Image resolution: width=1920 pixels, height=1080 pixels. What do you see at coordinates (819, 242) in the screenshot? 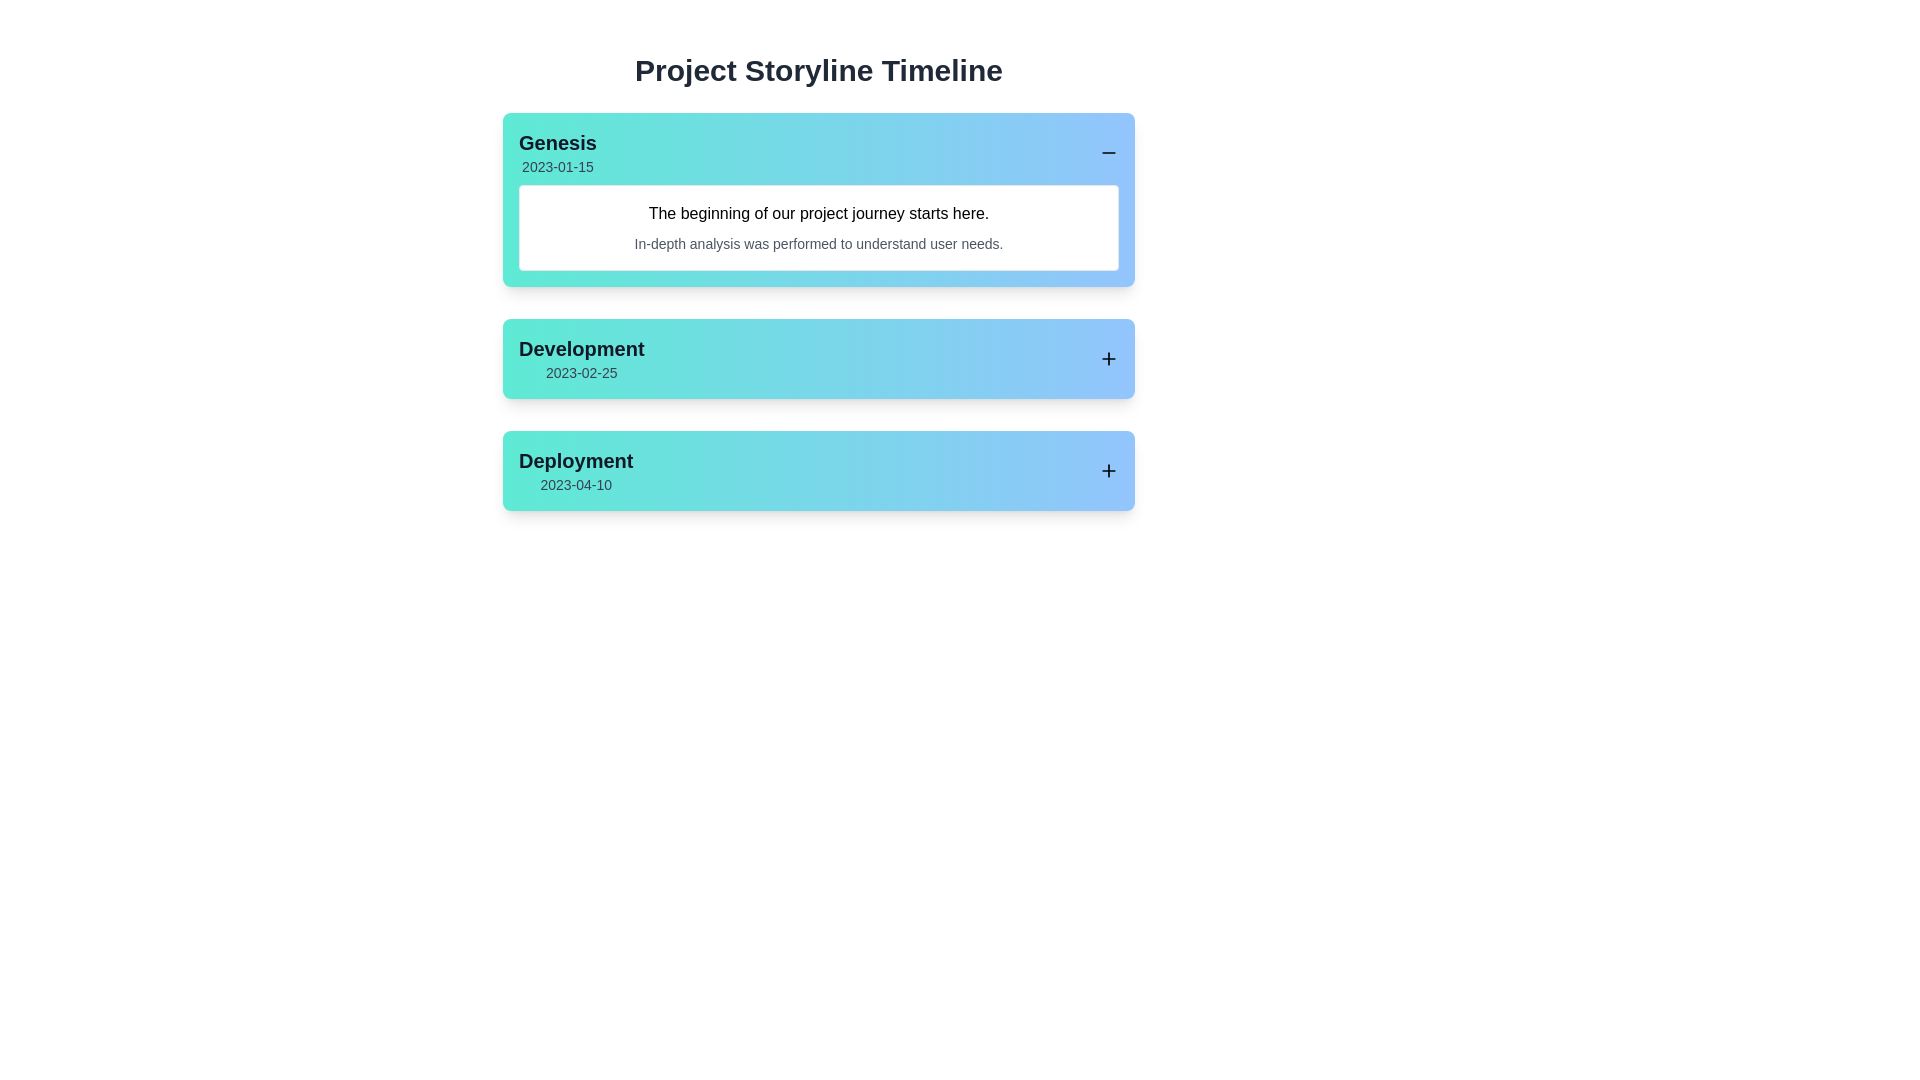
I see `the text label that displays descriptive information related to the 'Genesis' phase of the project timeline, located in the second row under the header 'Genesis'` at bounding box center [819, 242].